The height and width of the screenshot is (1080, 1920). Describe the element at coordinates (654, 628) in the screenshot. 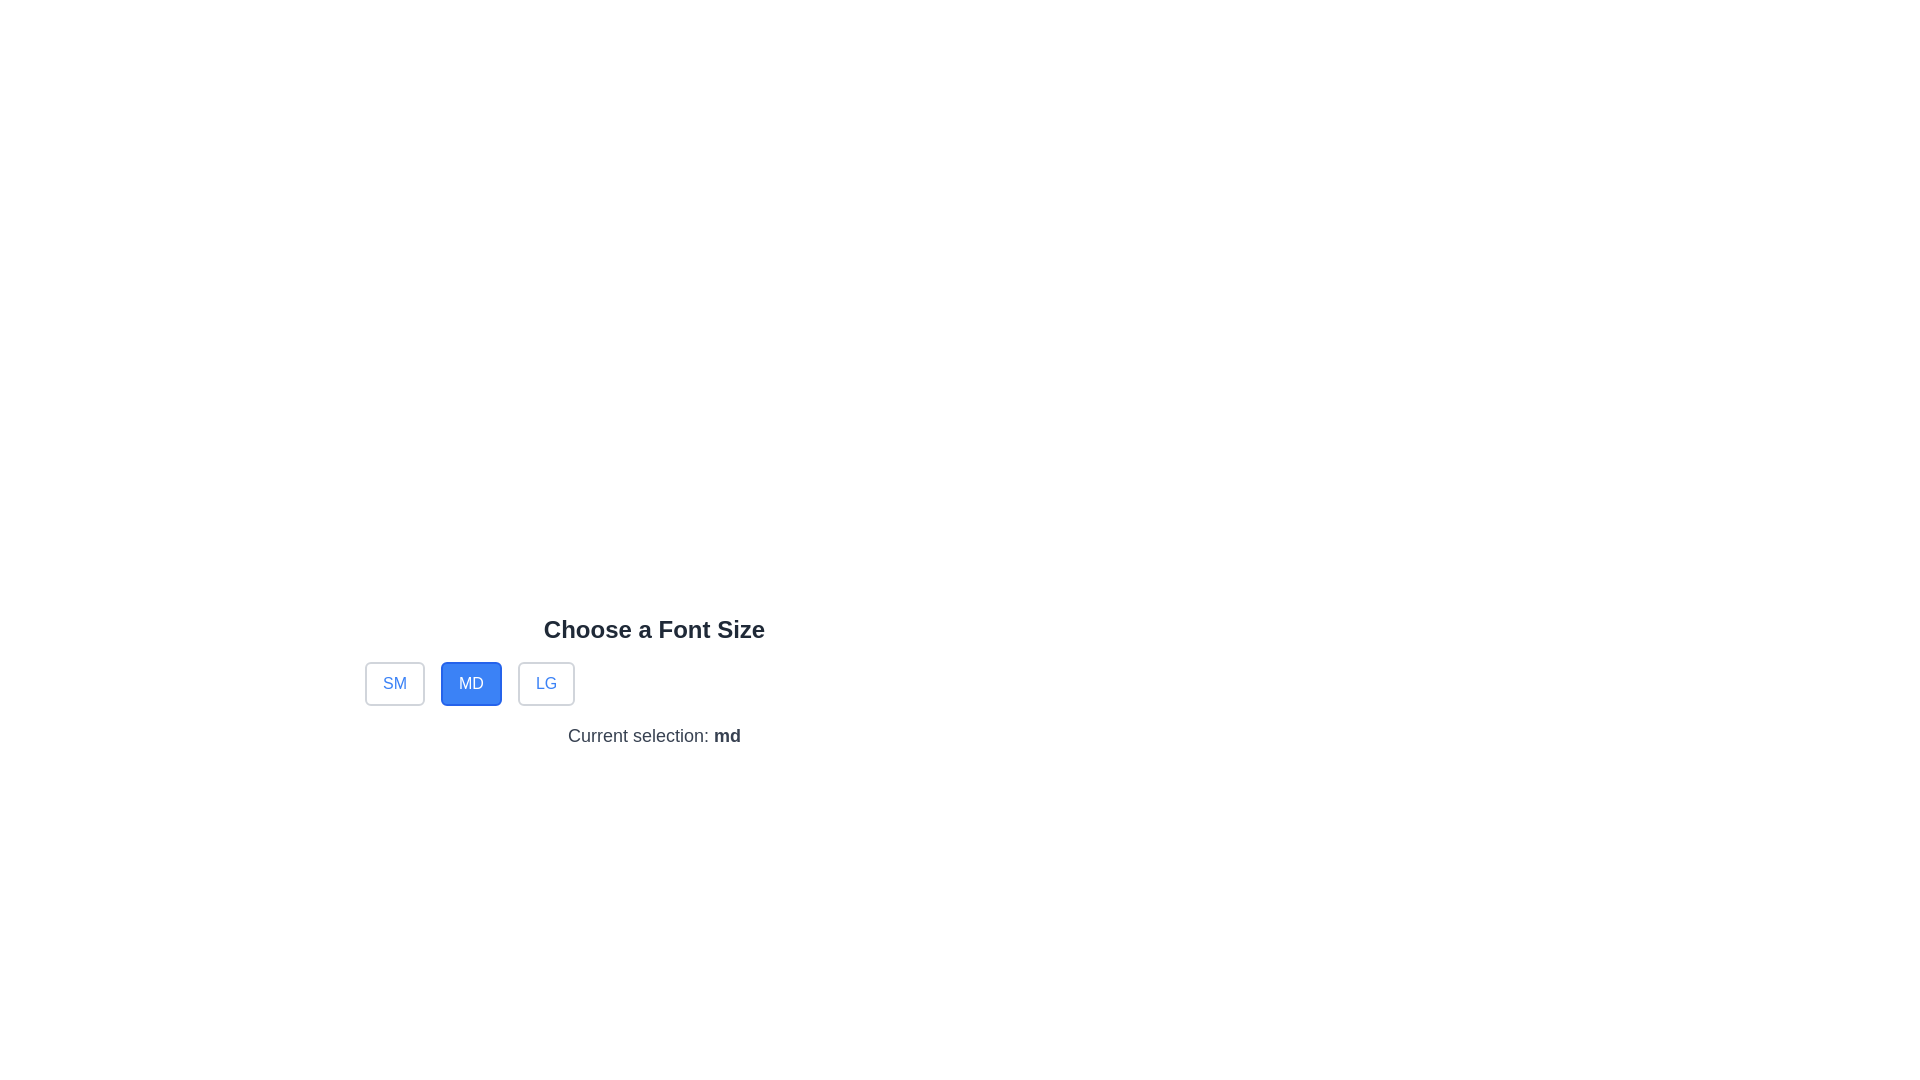

I see `the Text header that indicates font size selection, positioned at the top center above size selection buttons ('SM', 'MD', 'LG')` at that location.